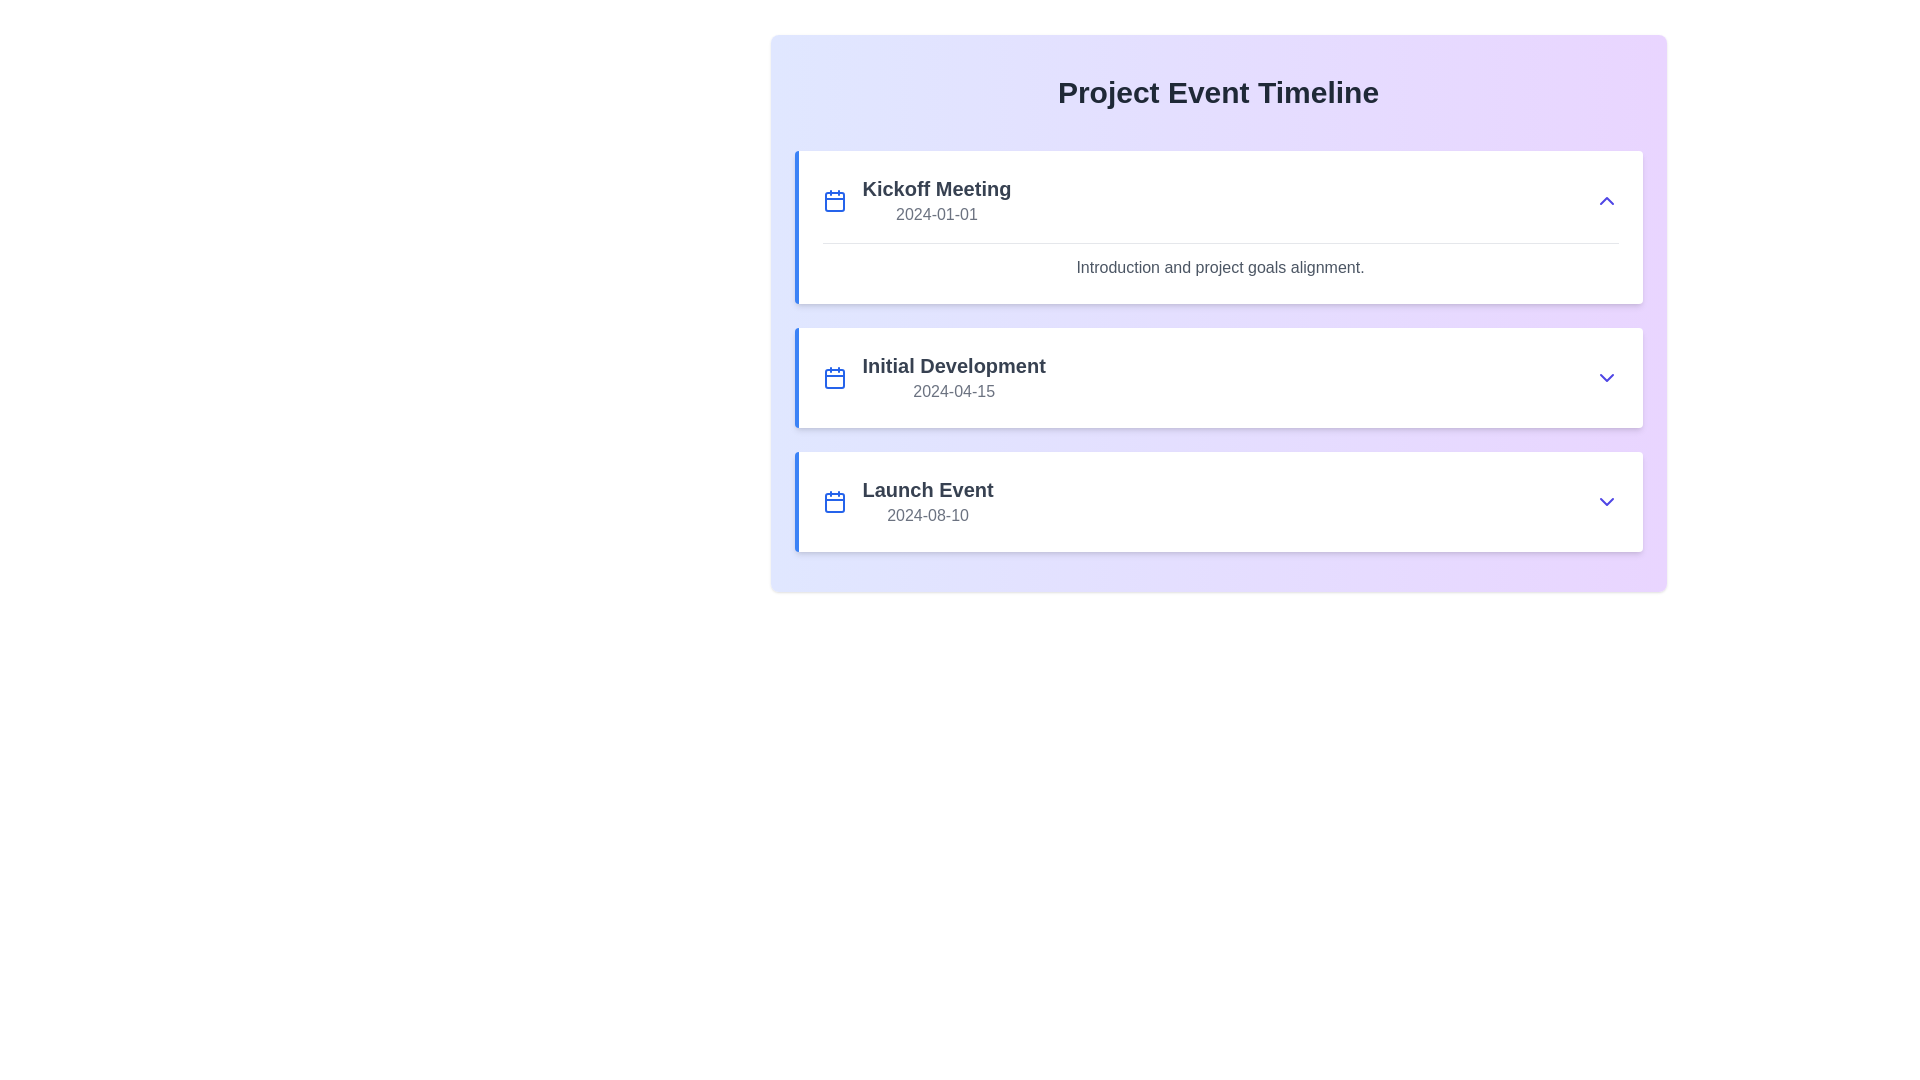 This screenshot has width=1920, height=1080. I want to click on the calendar icon located to the left of the text 'Kickoff Meeting 2024-01-01' in the top event card of the timeline component, so click(834, 200).